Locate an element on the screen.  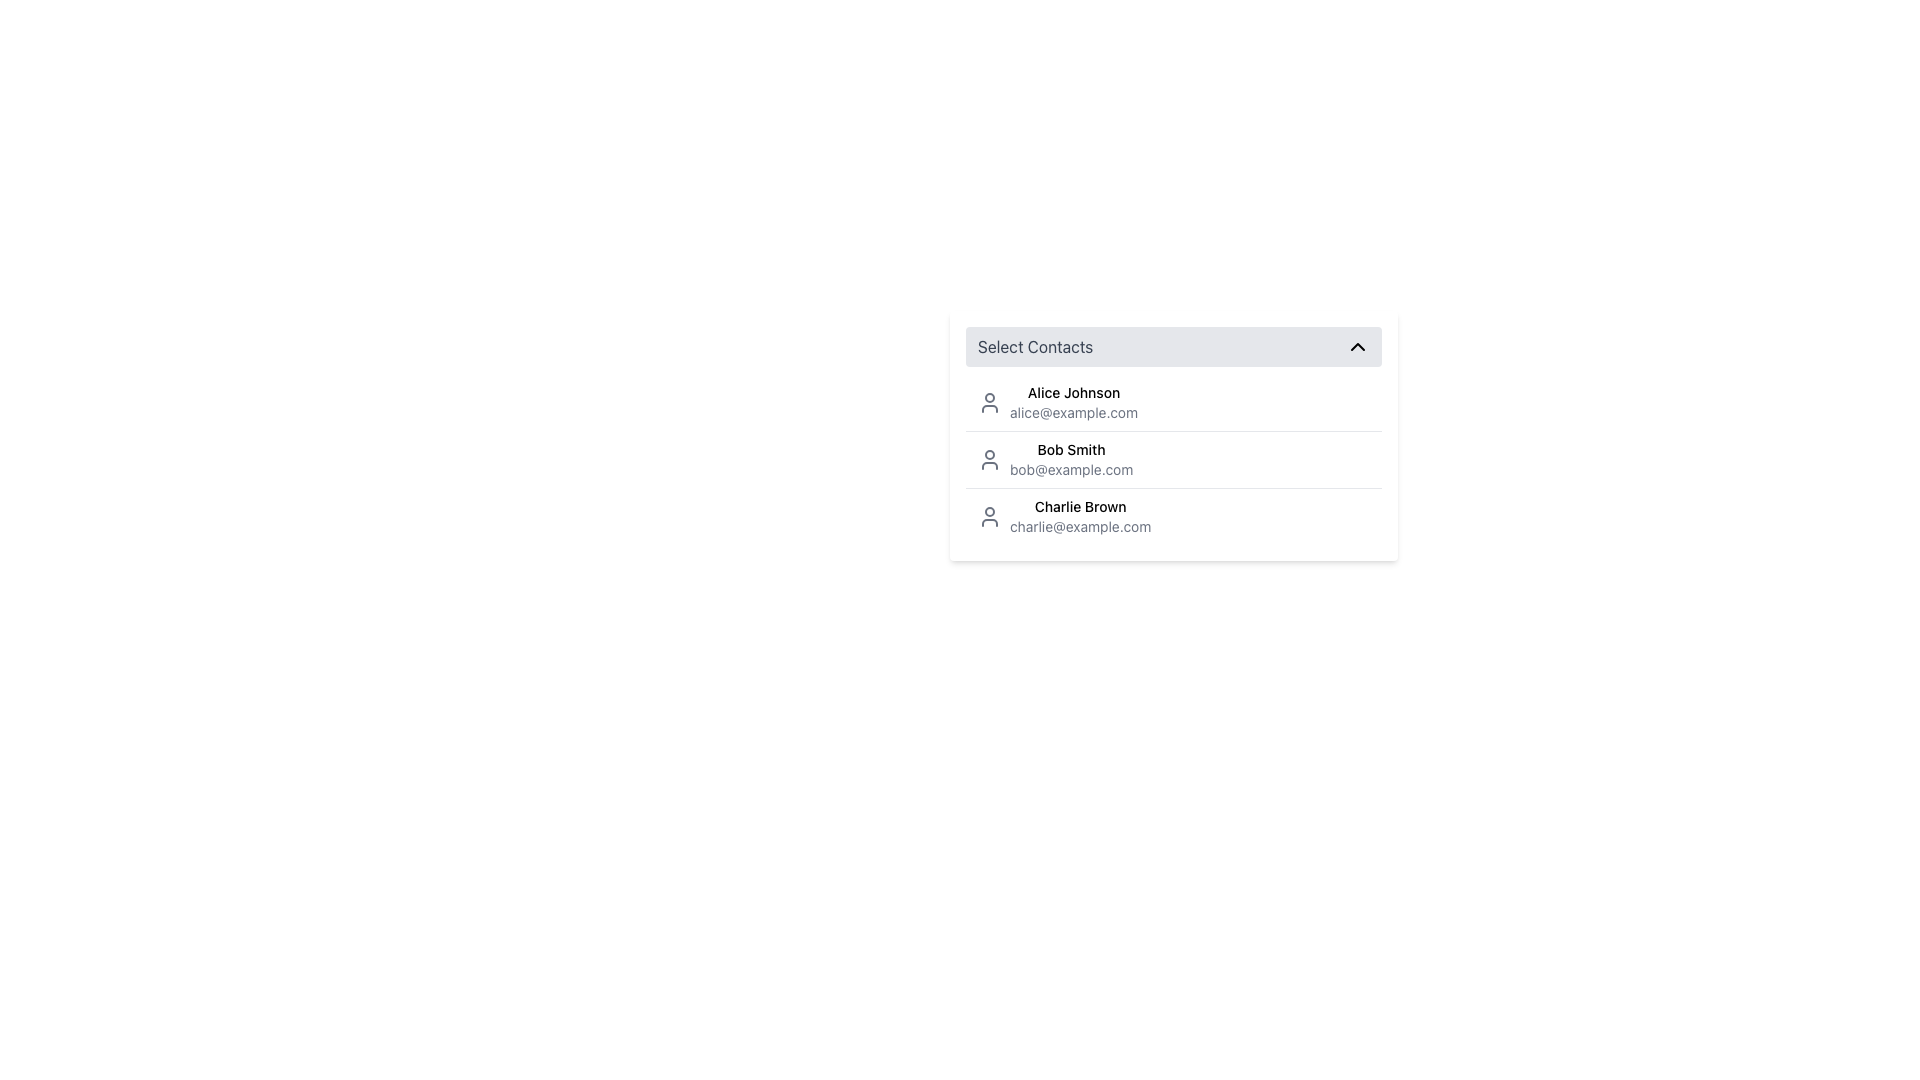
the first list item under 'Select Contacts' displaying the user's information with the name 'Alice Johnson' and email 'alice@example.com' is located at coordinates (1174, 402).